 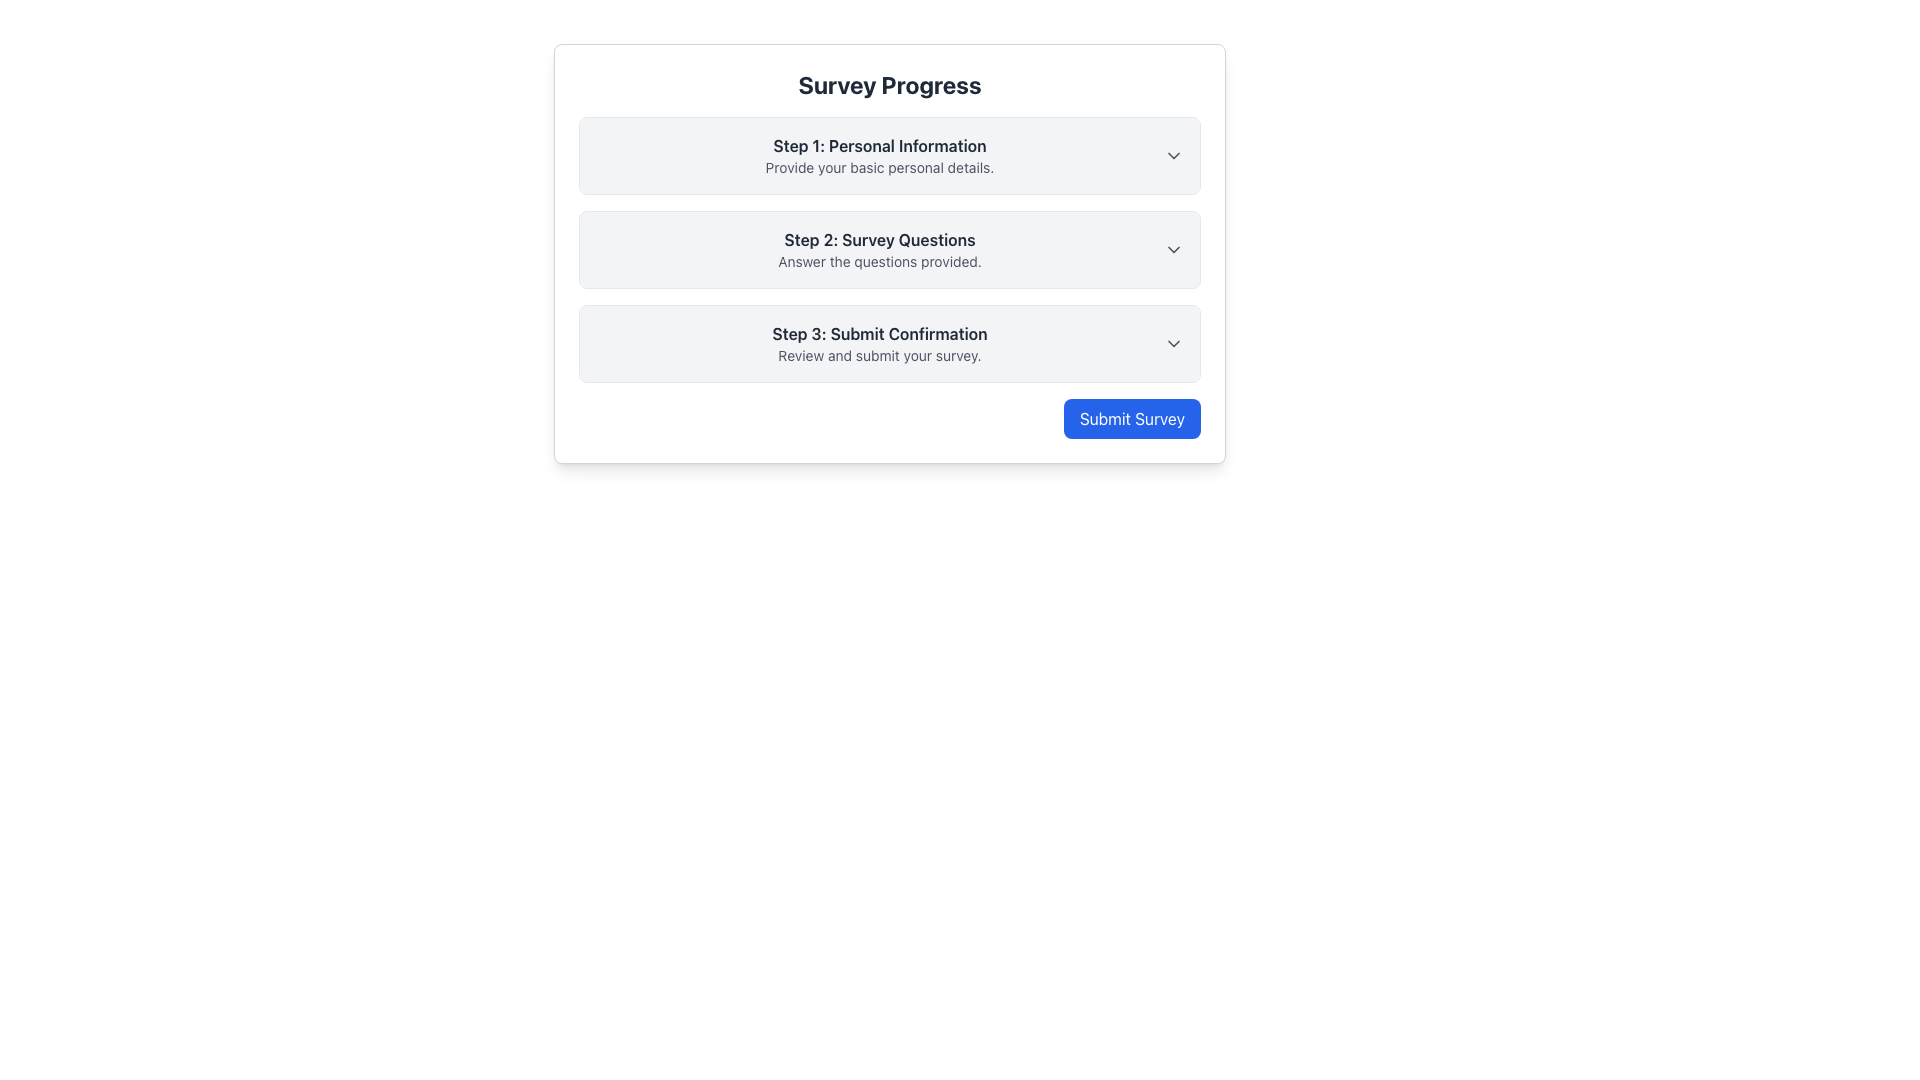 What do you see at coordinates (879, 249) in the screenshot?
I see `textual content of the Descriptive Text Block that informs the user about the second step in the survey process, positioned below 'Step 1: Personal Information' and above 'Step 3: Submit Confirmation'` at bounding box center [879, 249].